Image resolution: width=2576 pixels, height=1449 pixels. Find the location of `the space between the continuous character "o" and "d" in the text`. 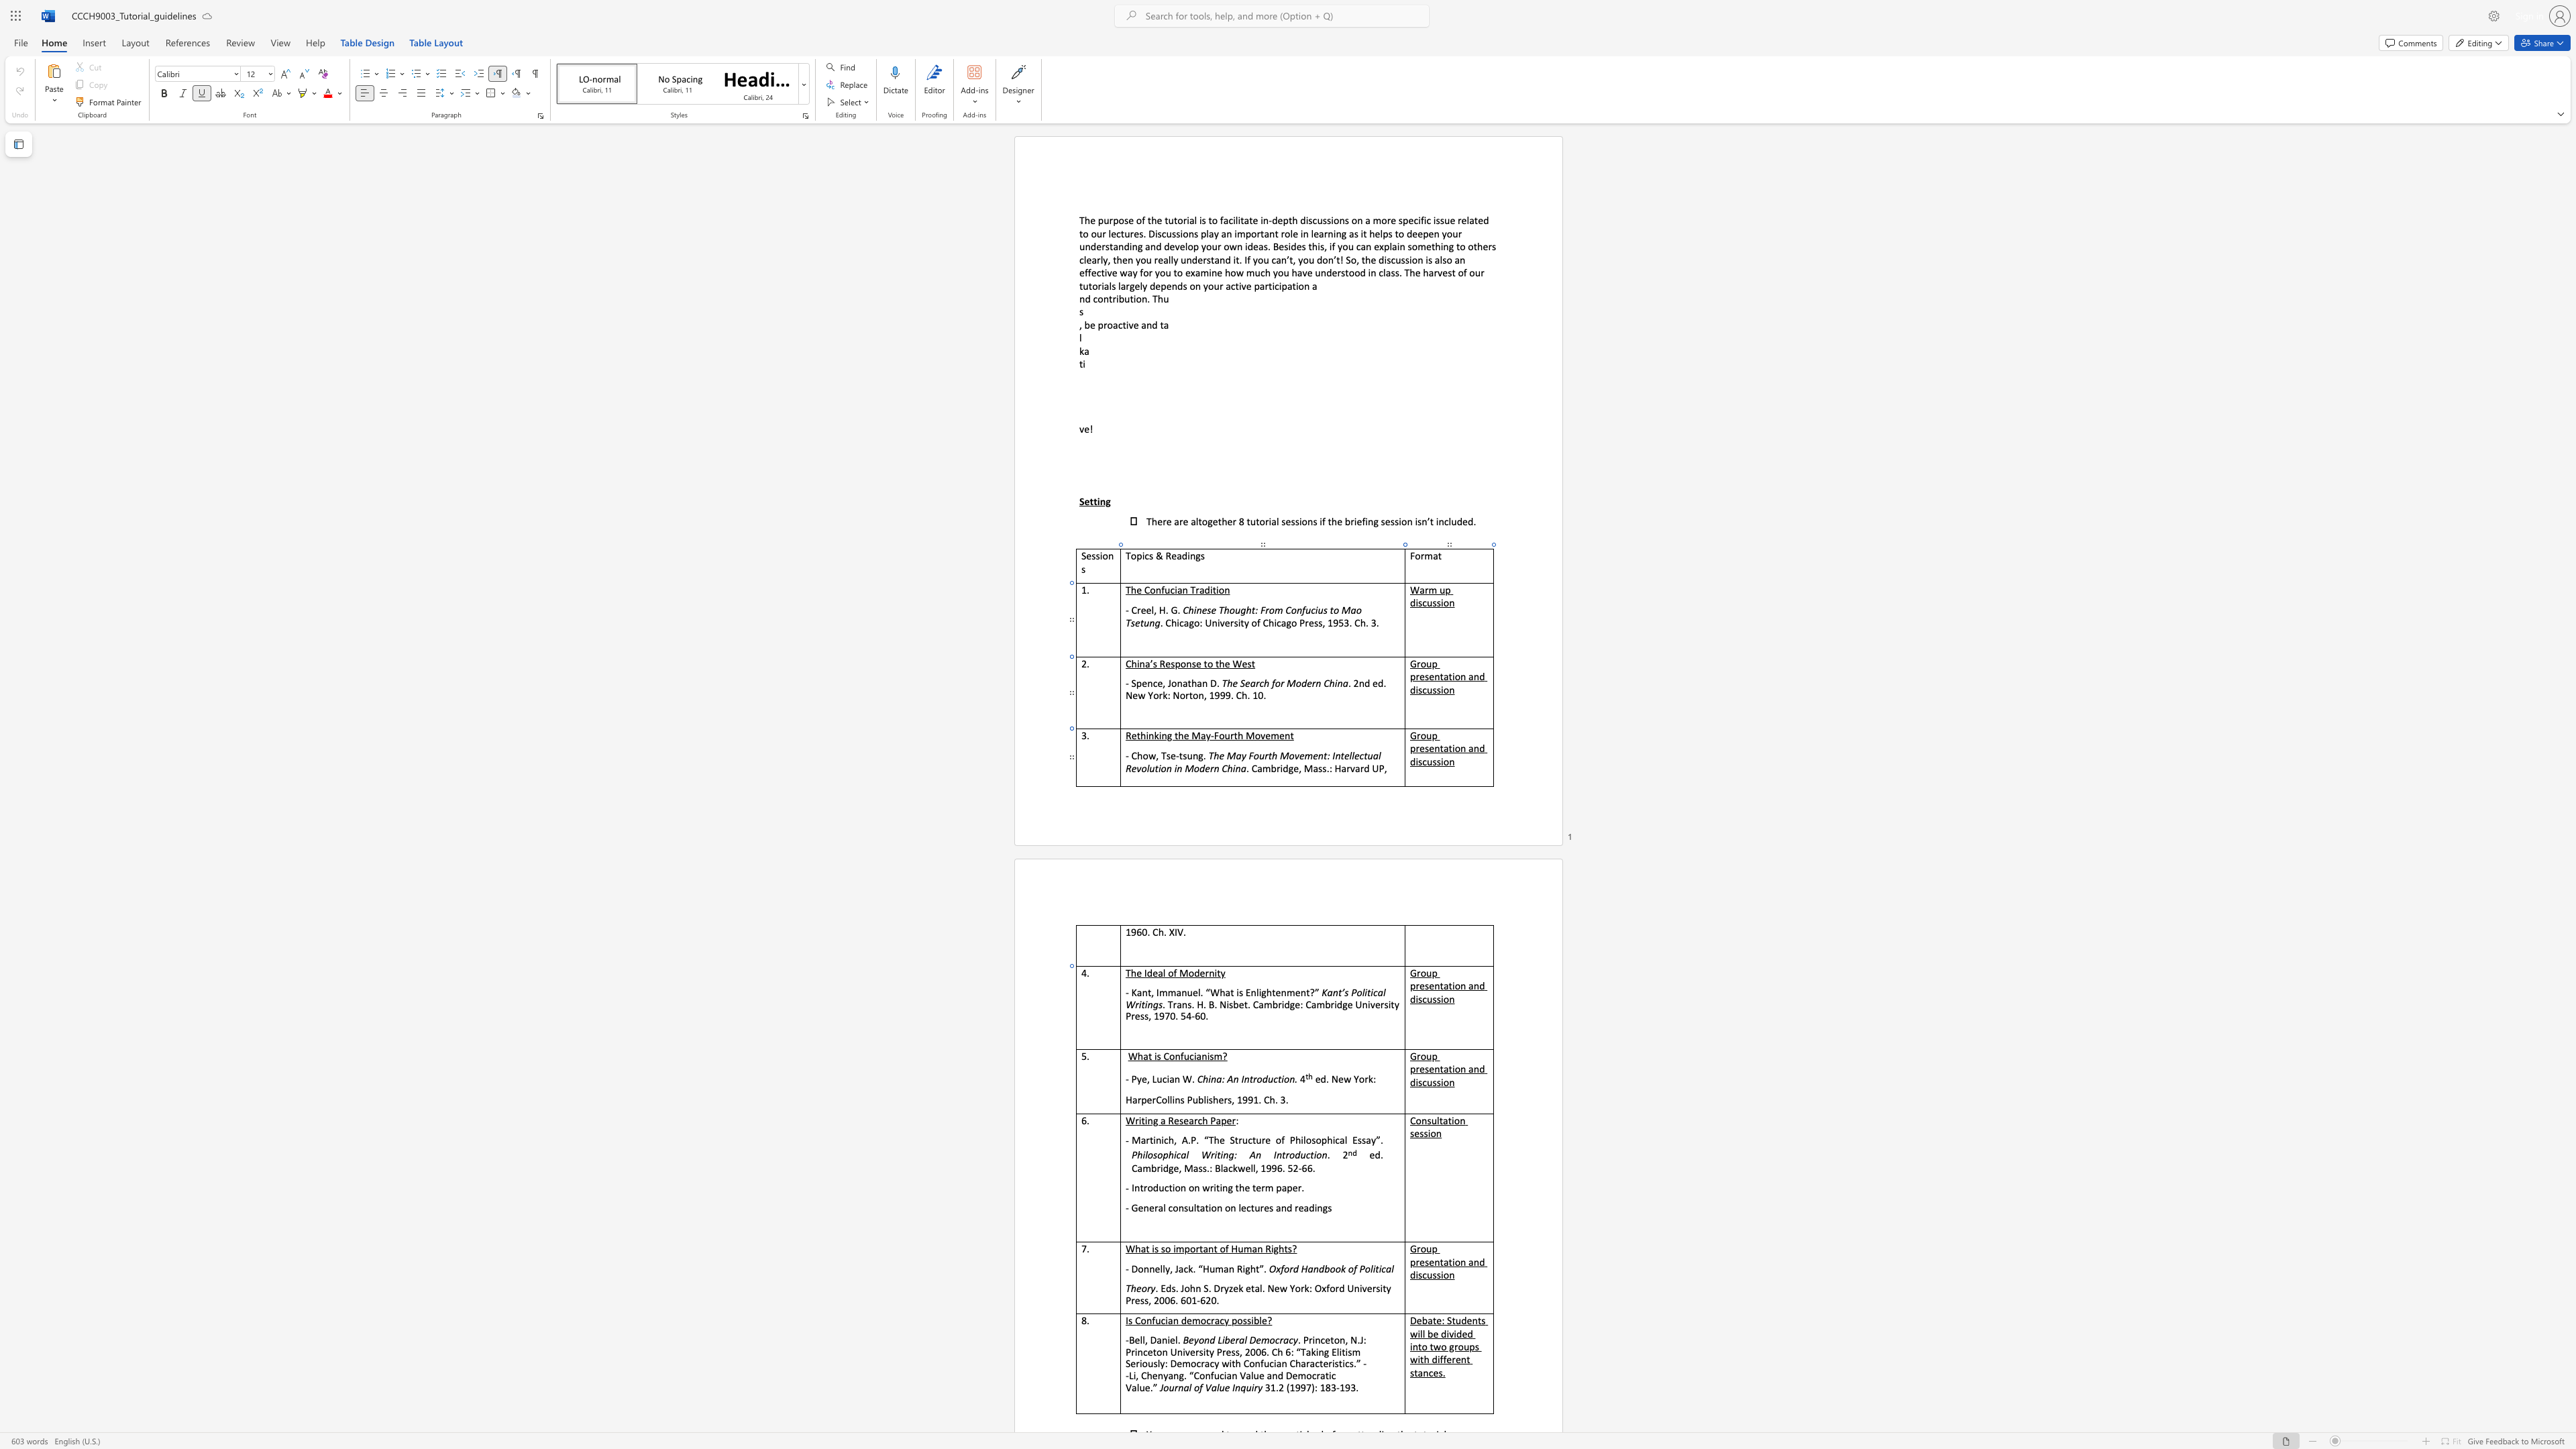

the space between the continuous character "o" and "d" in the text is located at coordinates (1193, 972).